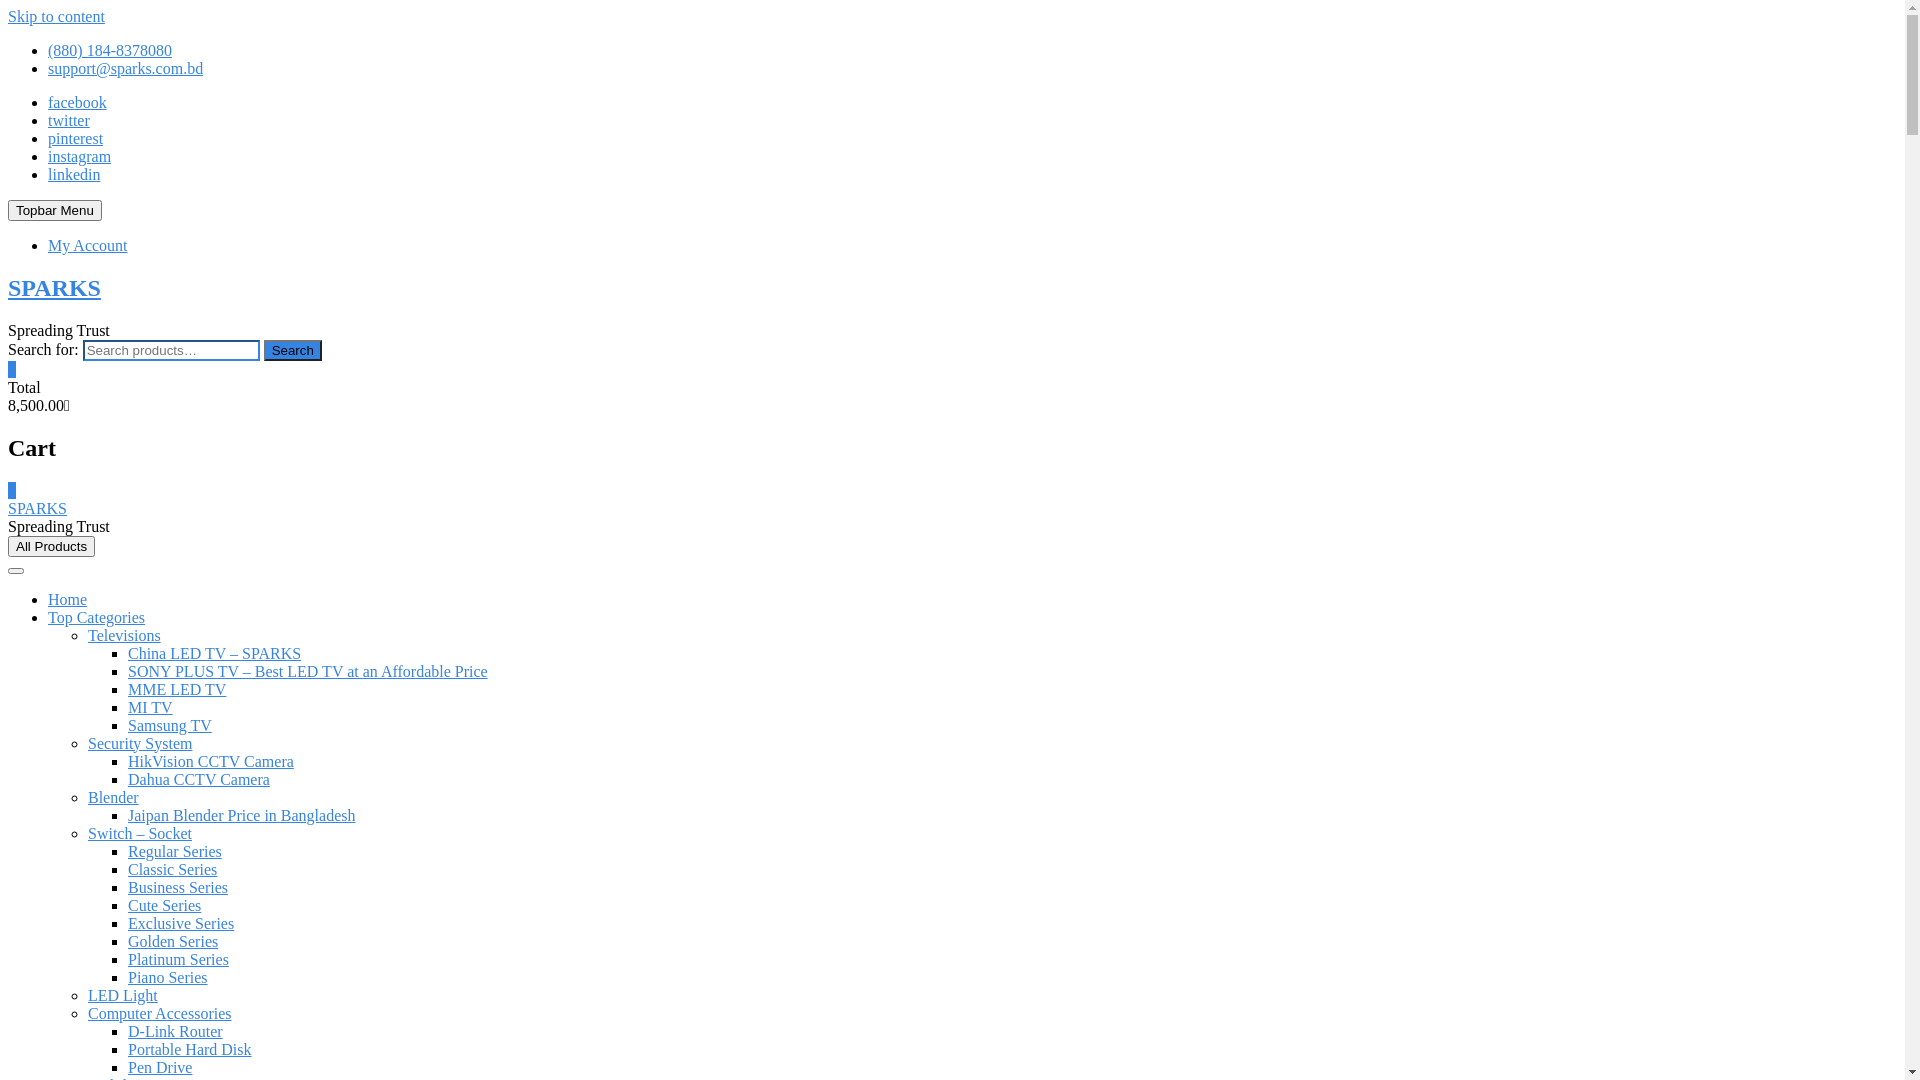  I want to click on 'Search', so click(291, 349).